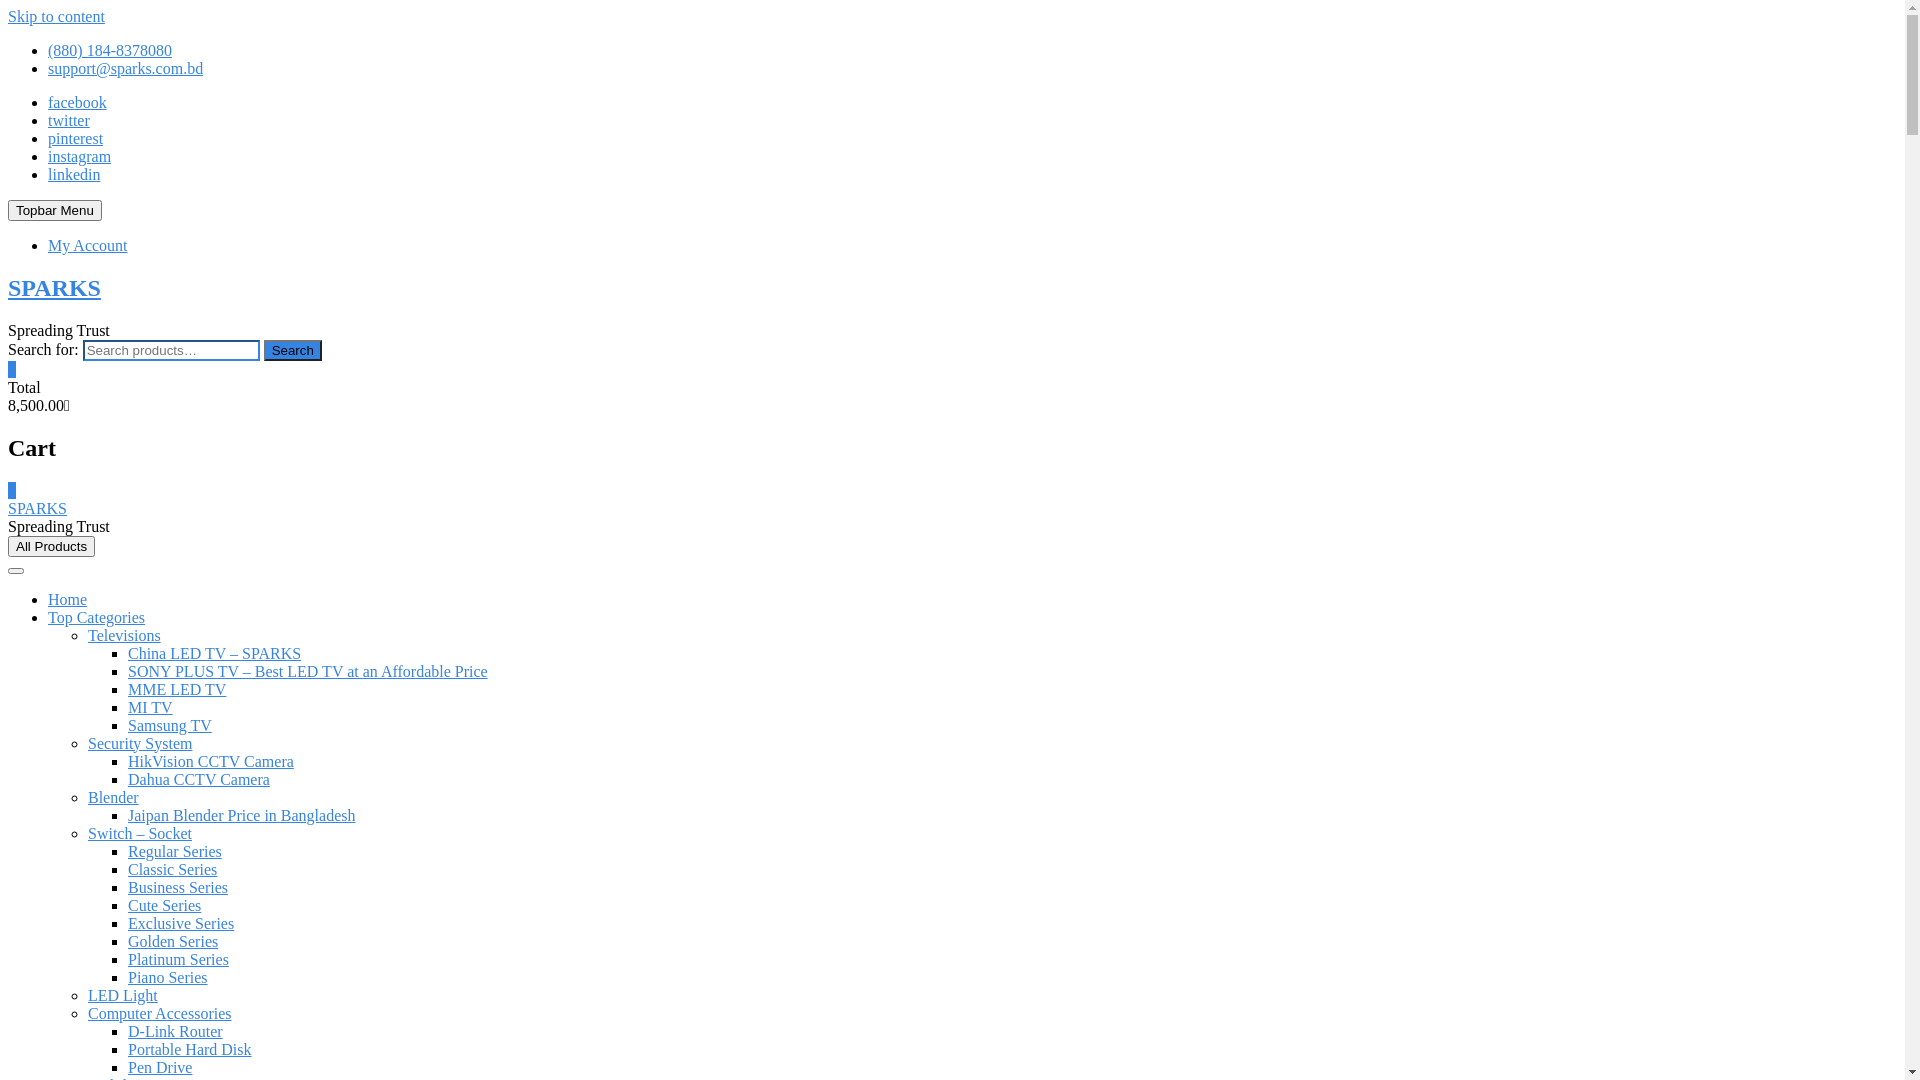  I want to click on 'Search', so click(291, 349).